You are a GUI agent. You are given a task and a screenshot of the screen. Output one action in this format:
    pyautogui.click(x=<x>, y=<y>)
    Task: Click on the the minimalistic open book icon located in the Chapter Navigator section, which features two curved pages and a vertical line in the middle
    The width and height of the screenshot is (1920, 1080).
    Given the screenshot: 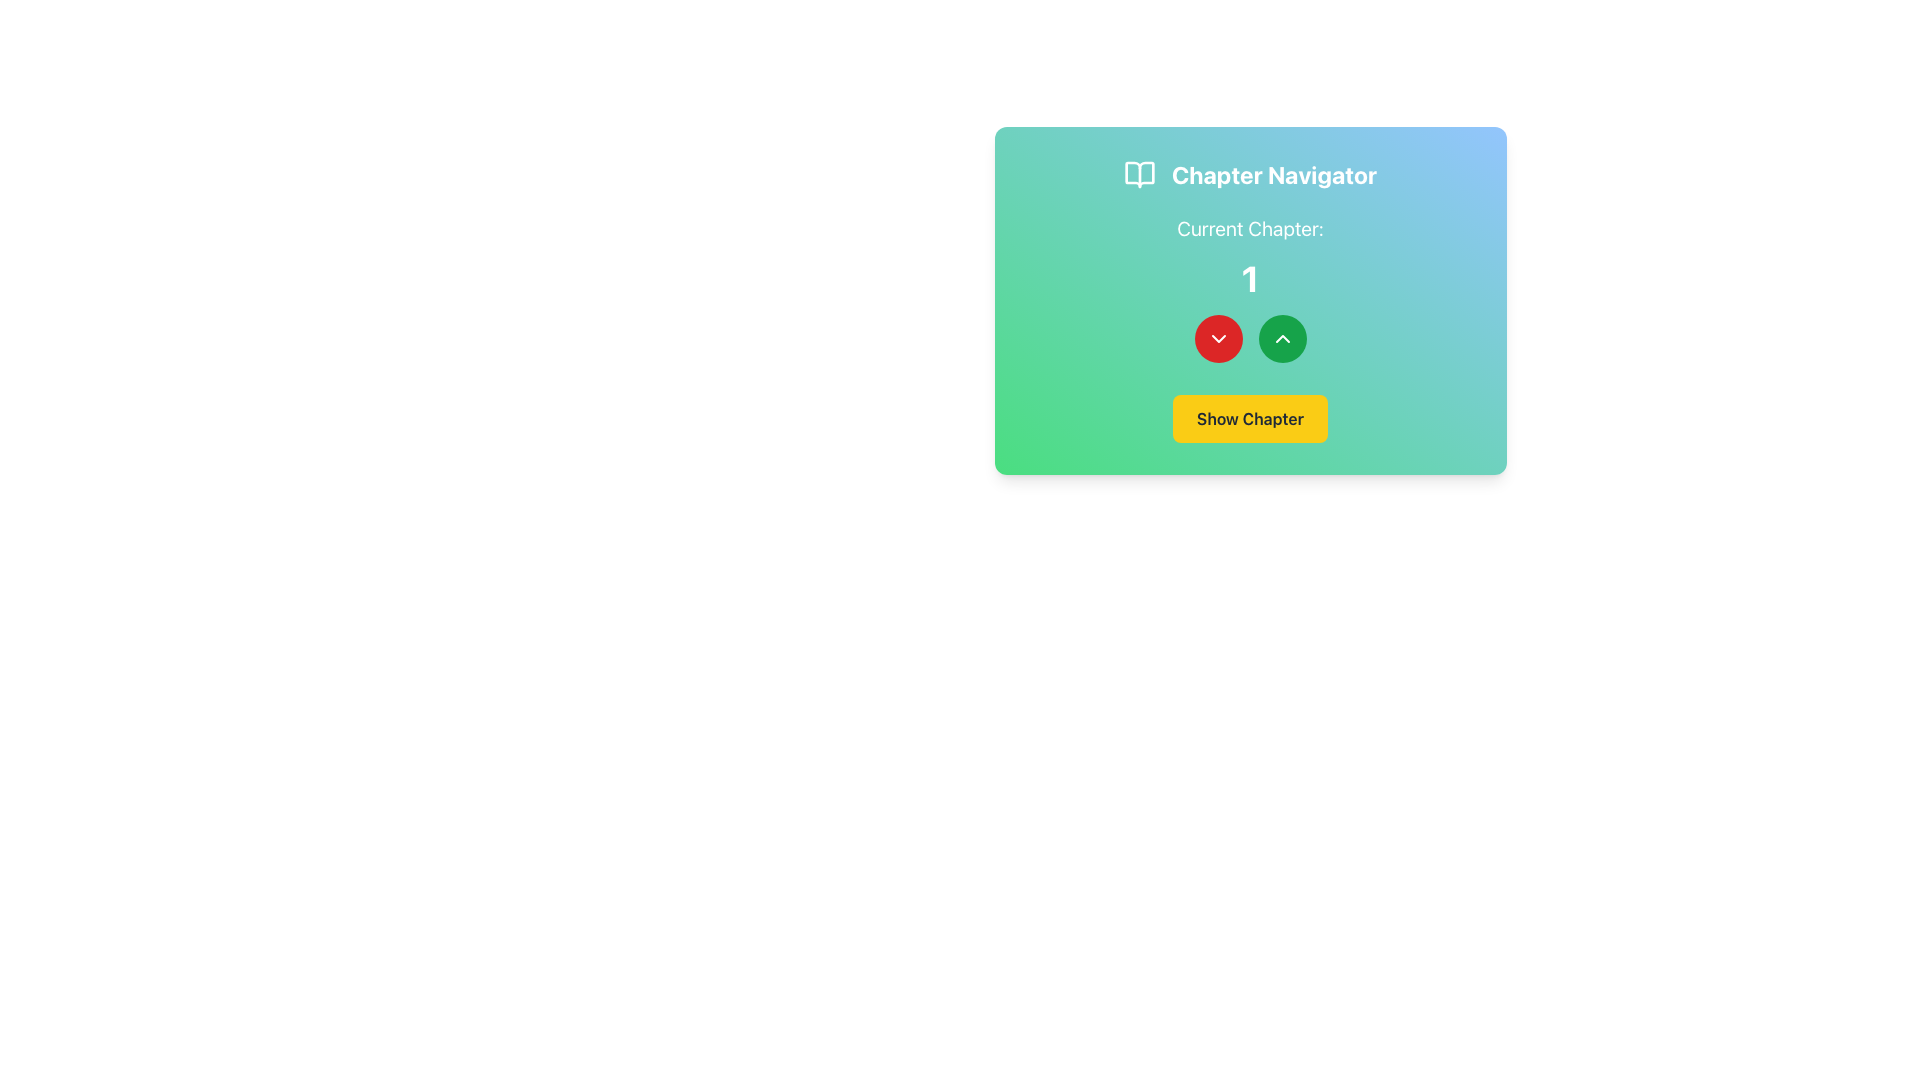 What is the action you would take?
    pyautogui.click(x=1139, y=173)
    